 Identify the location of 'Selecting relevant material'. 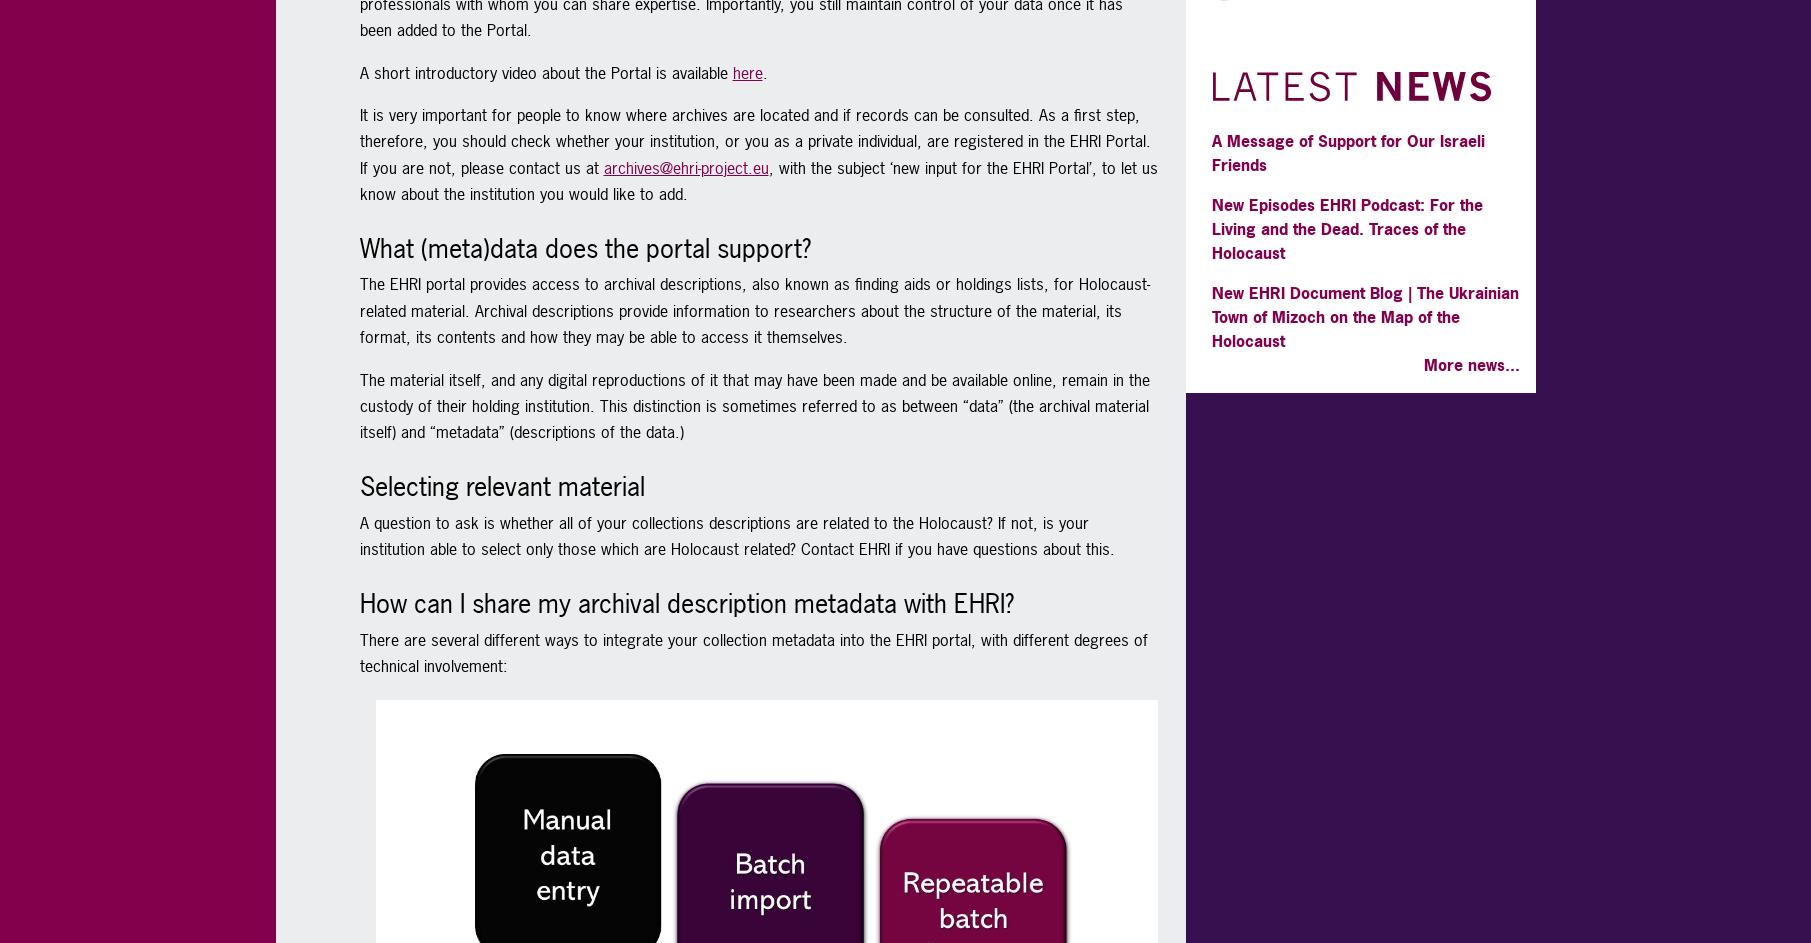
(501, 485).